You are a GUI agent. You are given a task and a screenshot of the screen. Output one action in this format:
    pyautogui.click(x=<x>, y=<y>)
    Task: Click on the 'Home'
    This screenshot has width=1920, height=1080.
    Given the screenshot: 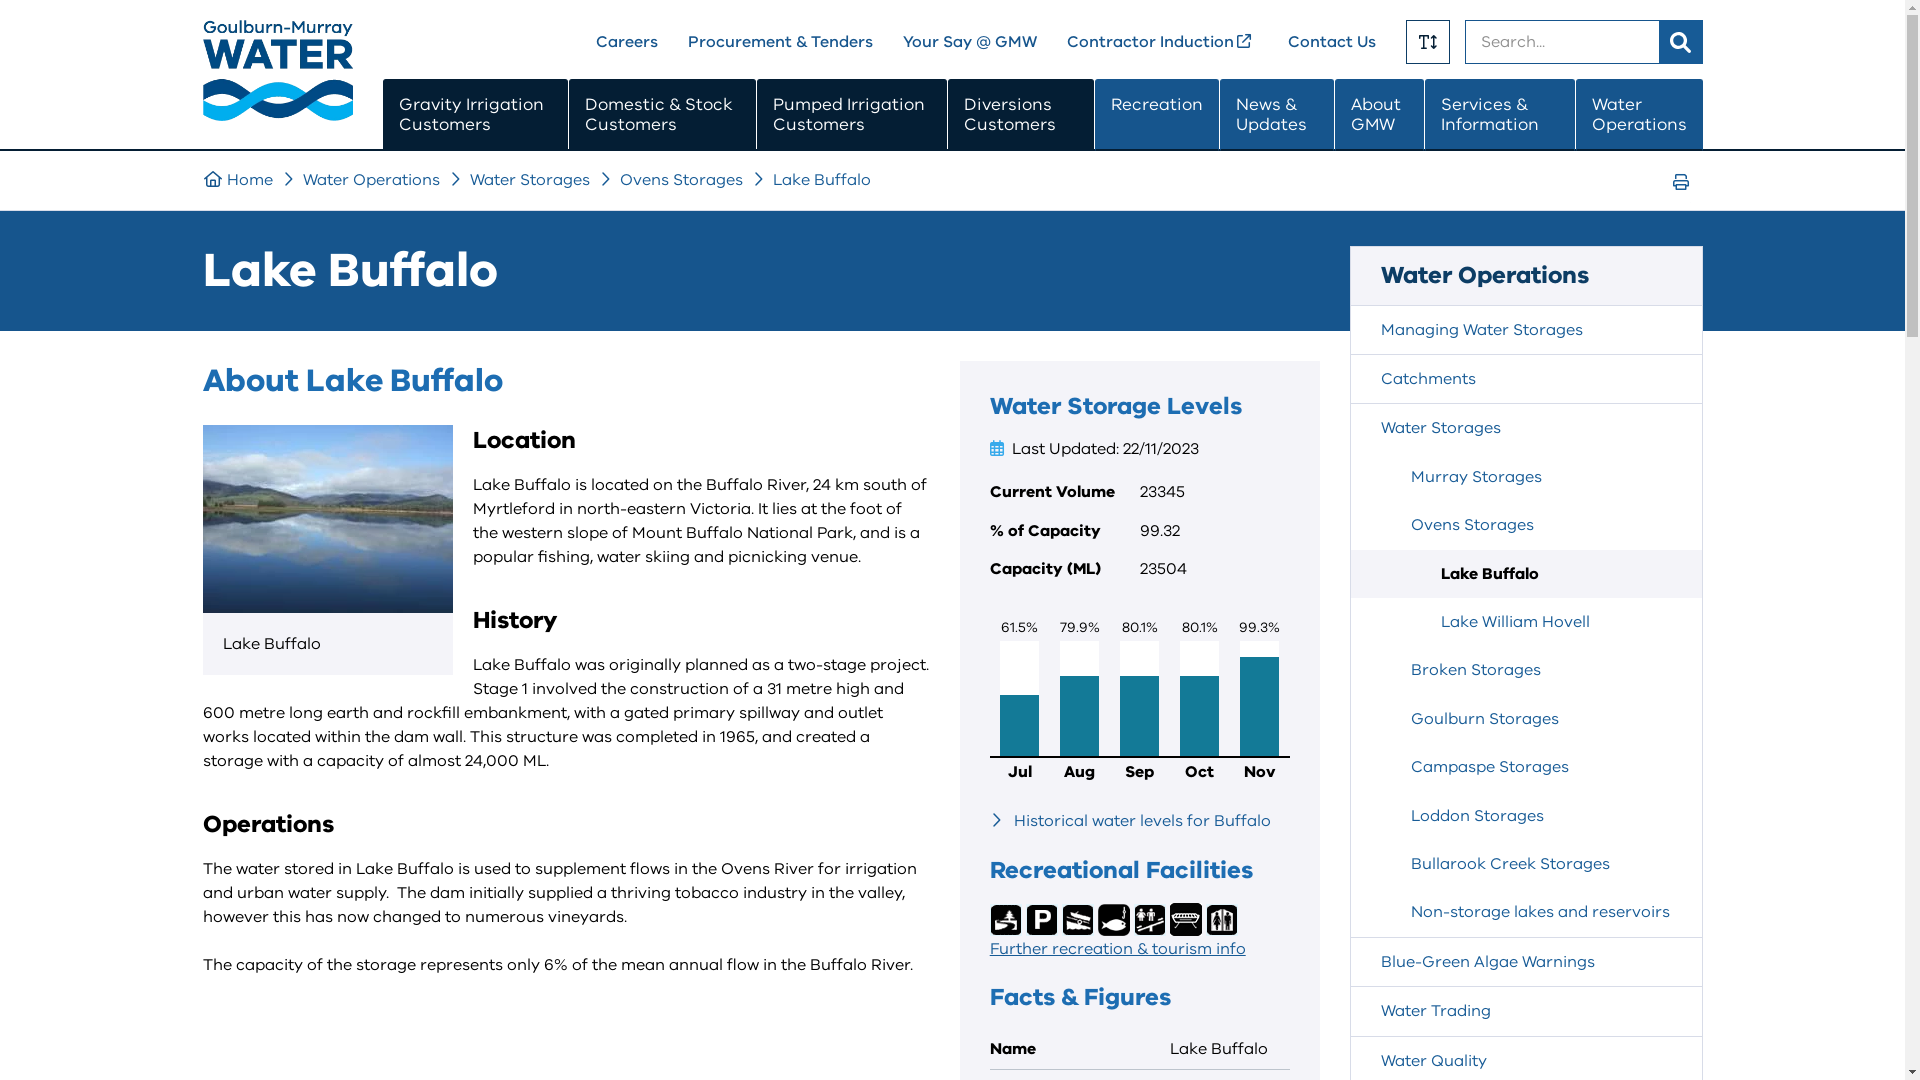 What is the action you would take?
    pyautogui.click(x=236, y=180)
    